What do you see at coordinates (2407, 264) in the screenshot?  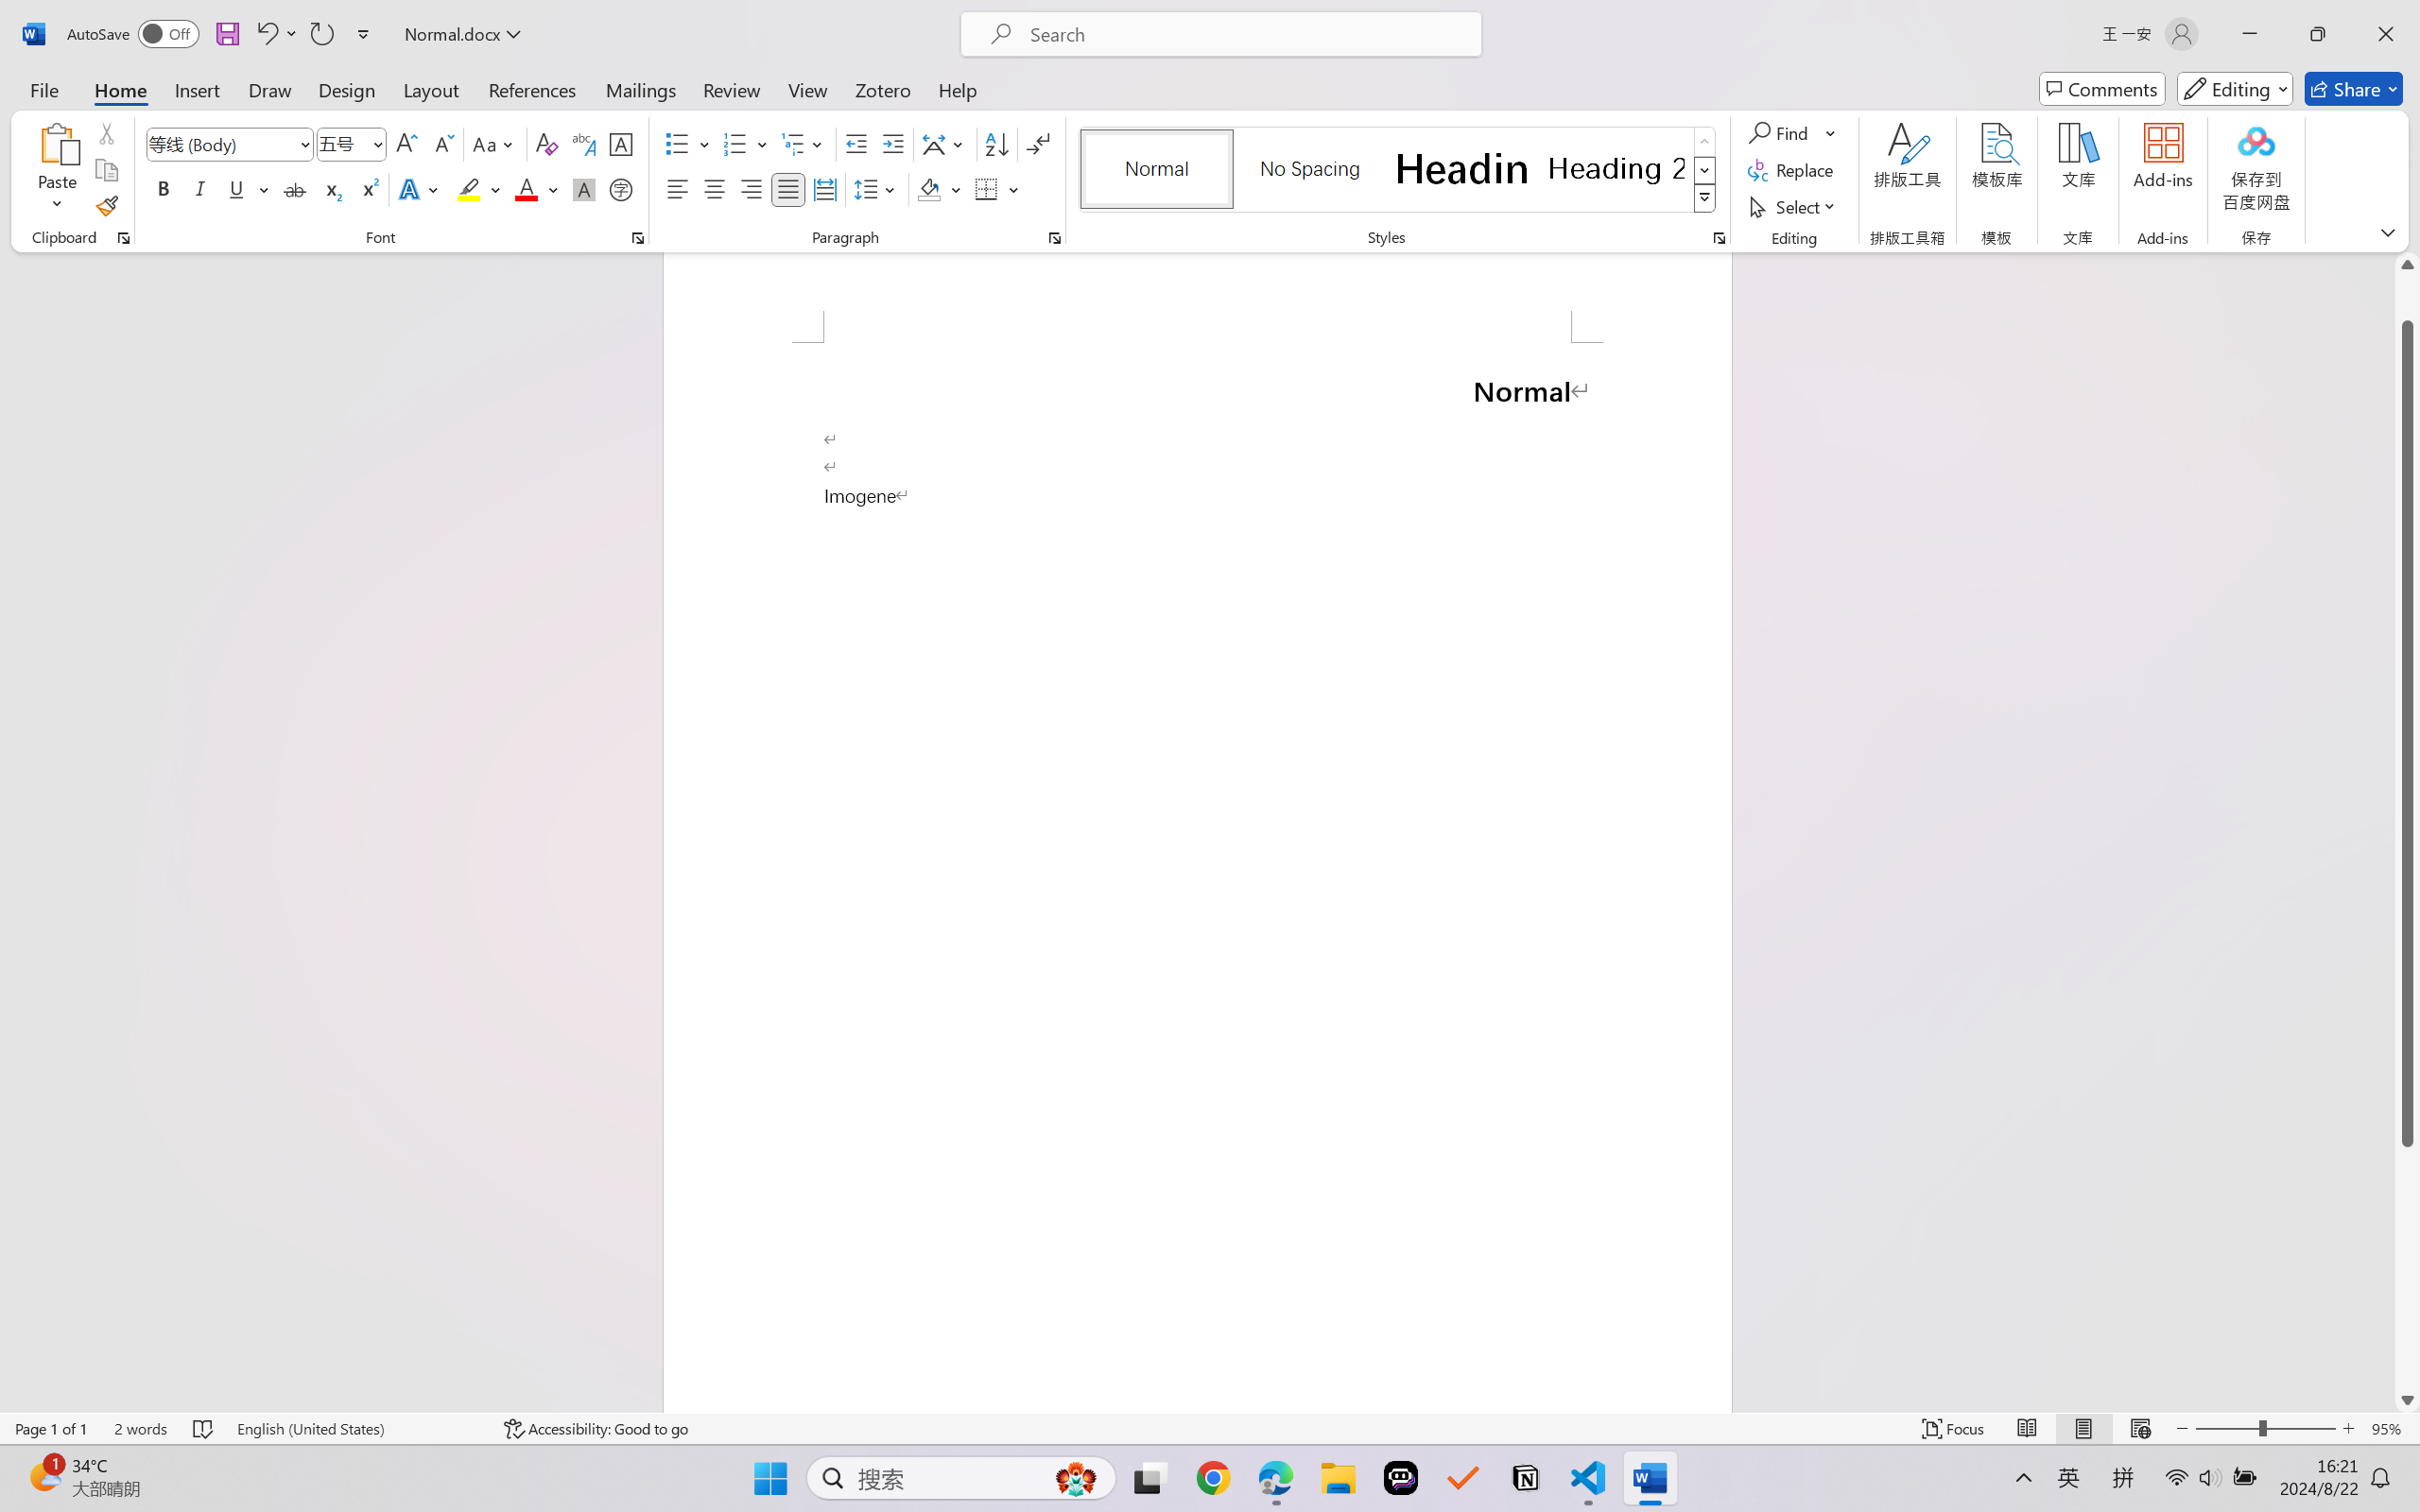 I see `'Line up'` at bounding box center [2407, 264].